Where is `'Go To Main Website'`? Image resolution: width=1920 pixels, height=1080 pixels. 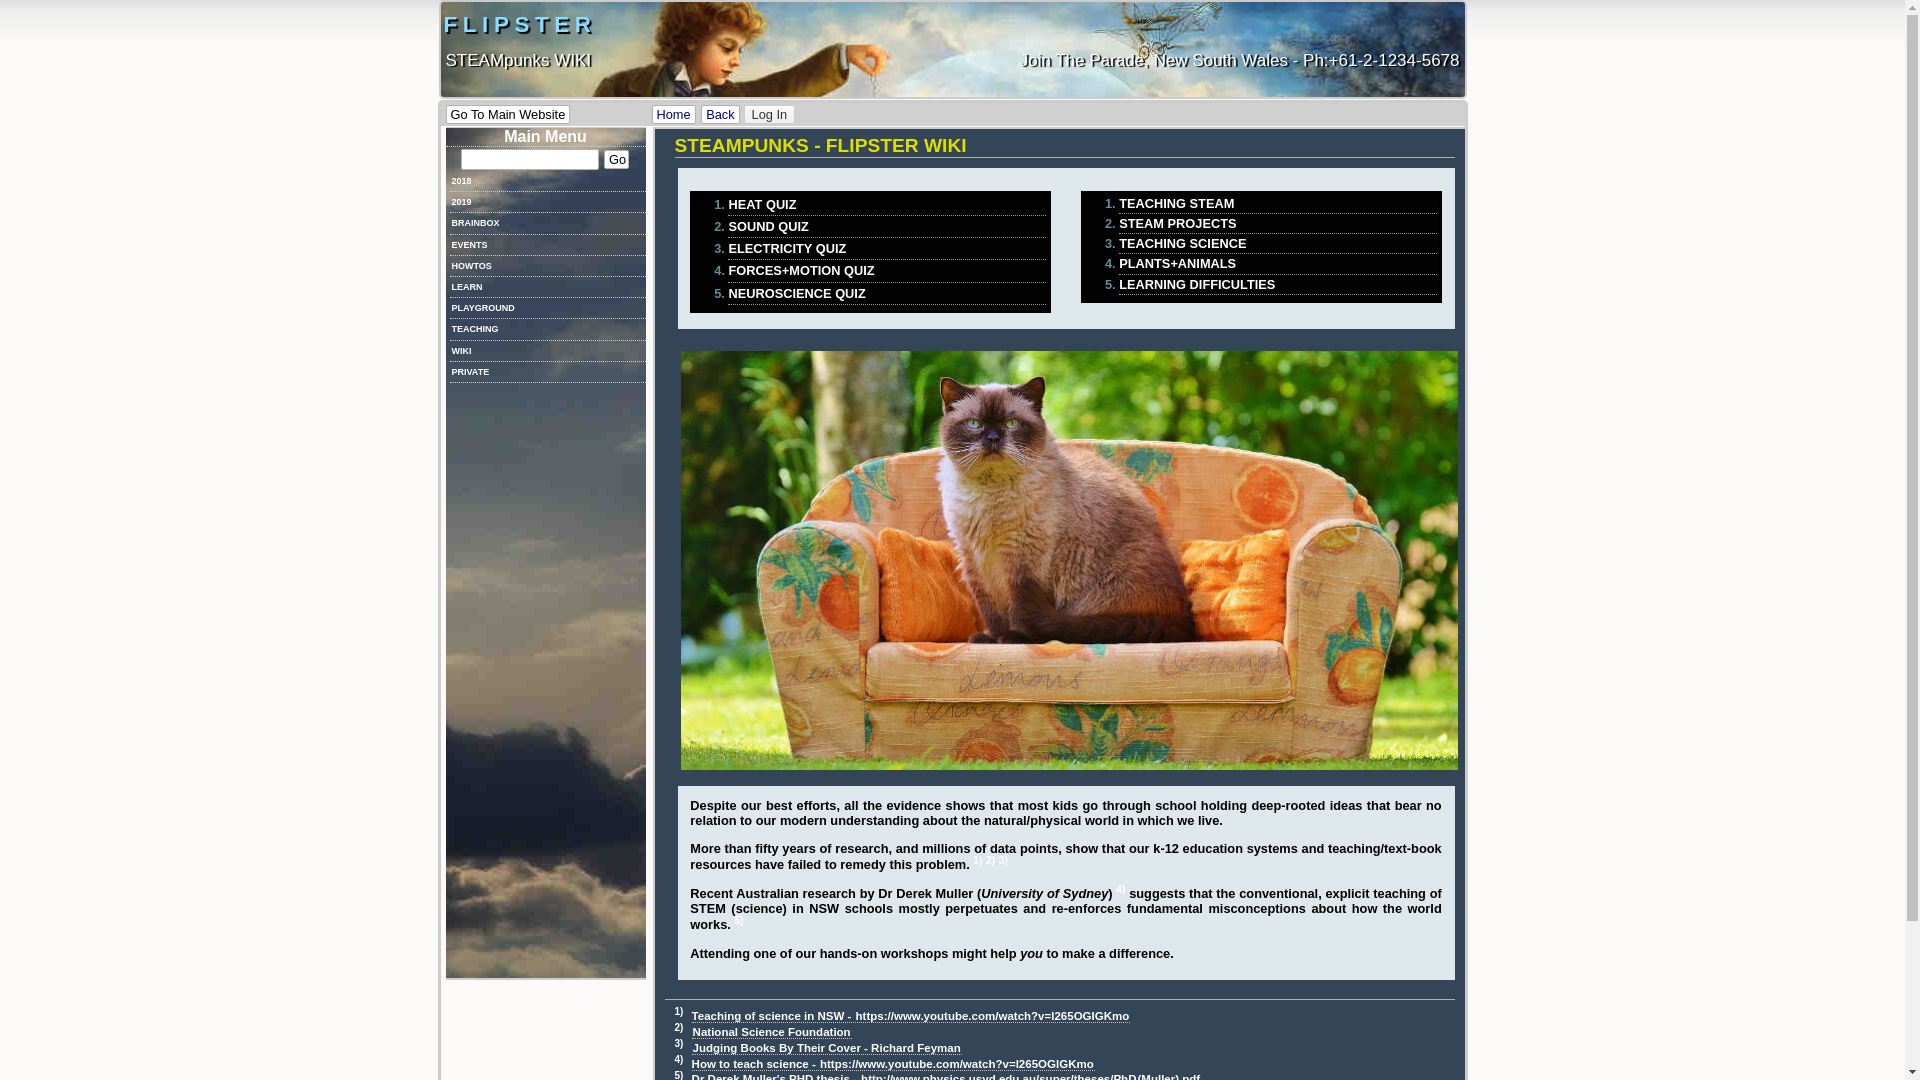
'Go To Main Website' is located at coordinates (508, 114).